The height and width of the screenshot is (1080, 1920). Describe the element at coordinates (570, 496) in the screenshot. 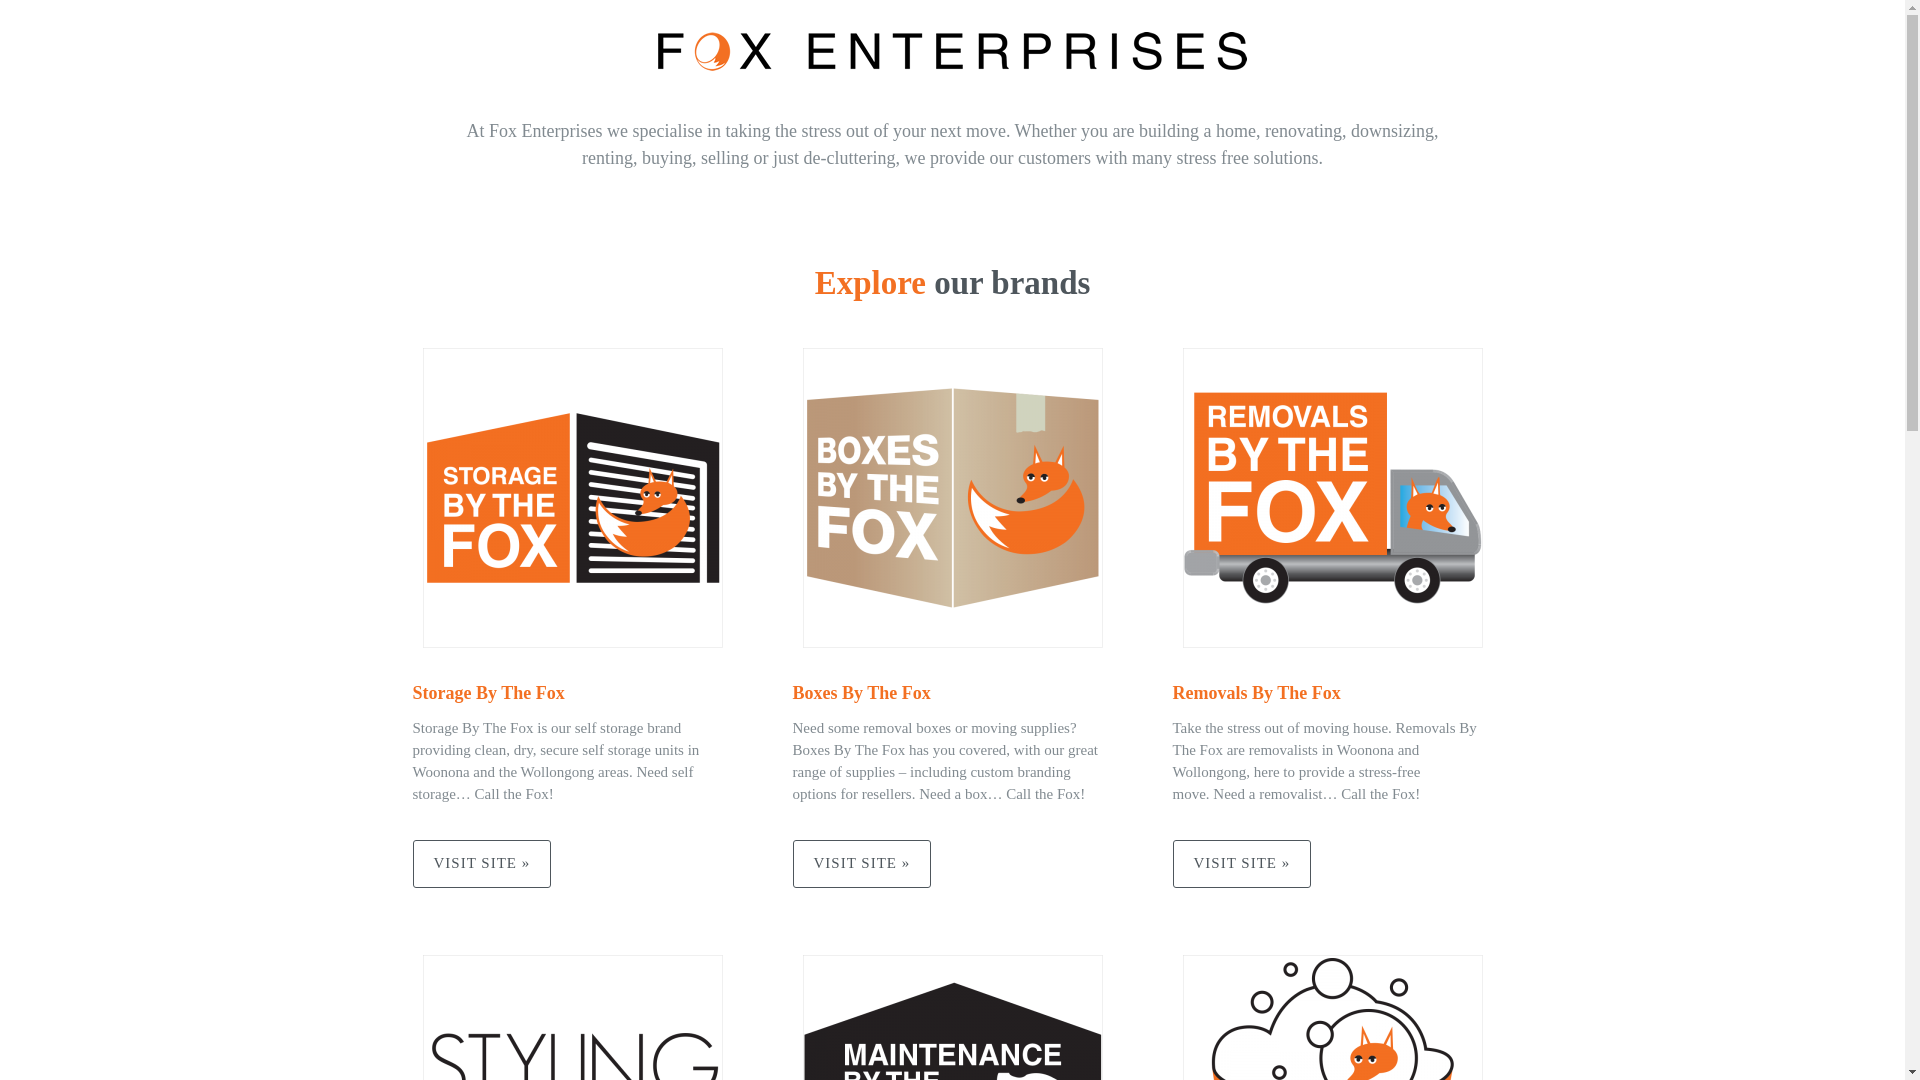

I see `'logo_storagebythefox'` at that location.